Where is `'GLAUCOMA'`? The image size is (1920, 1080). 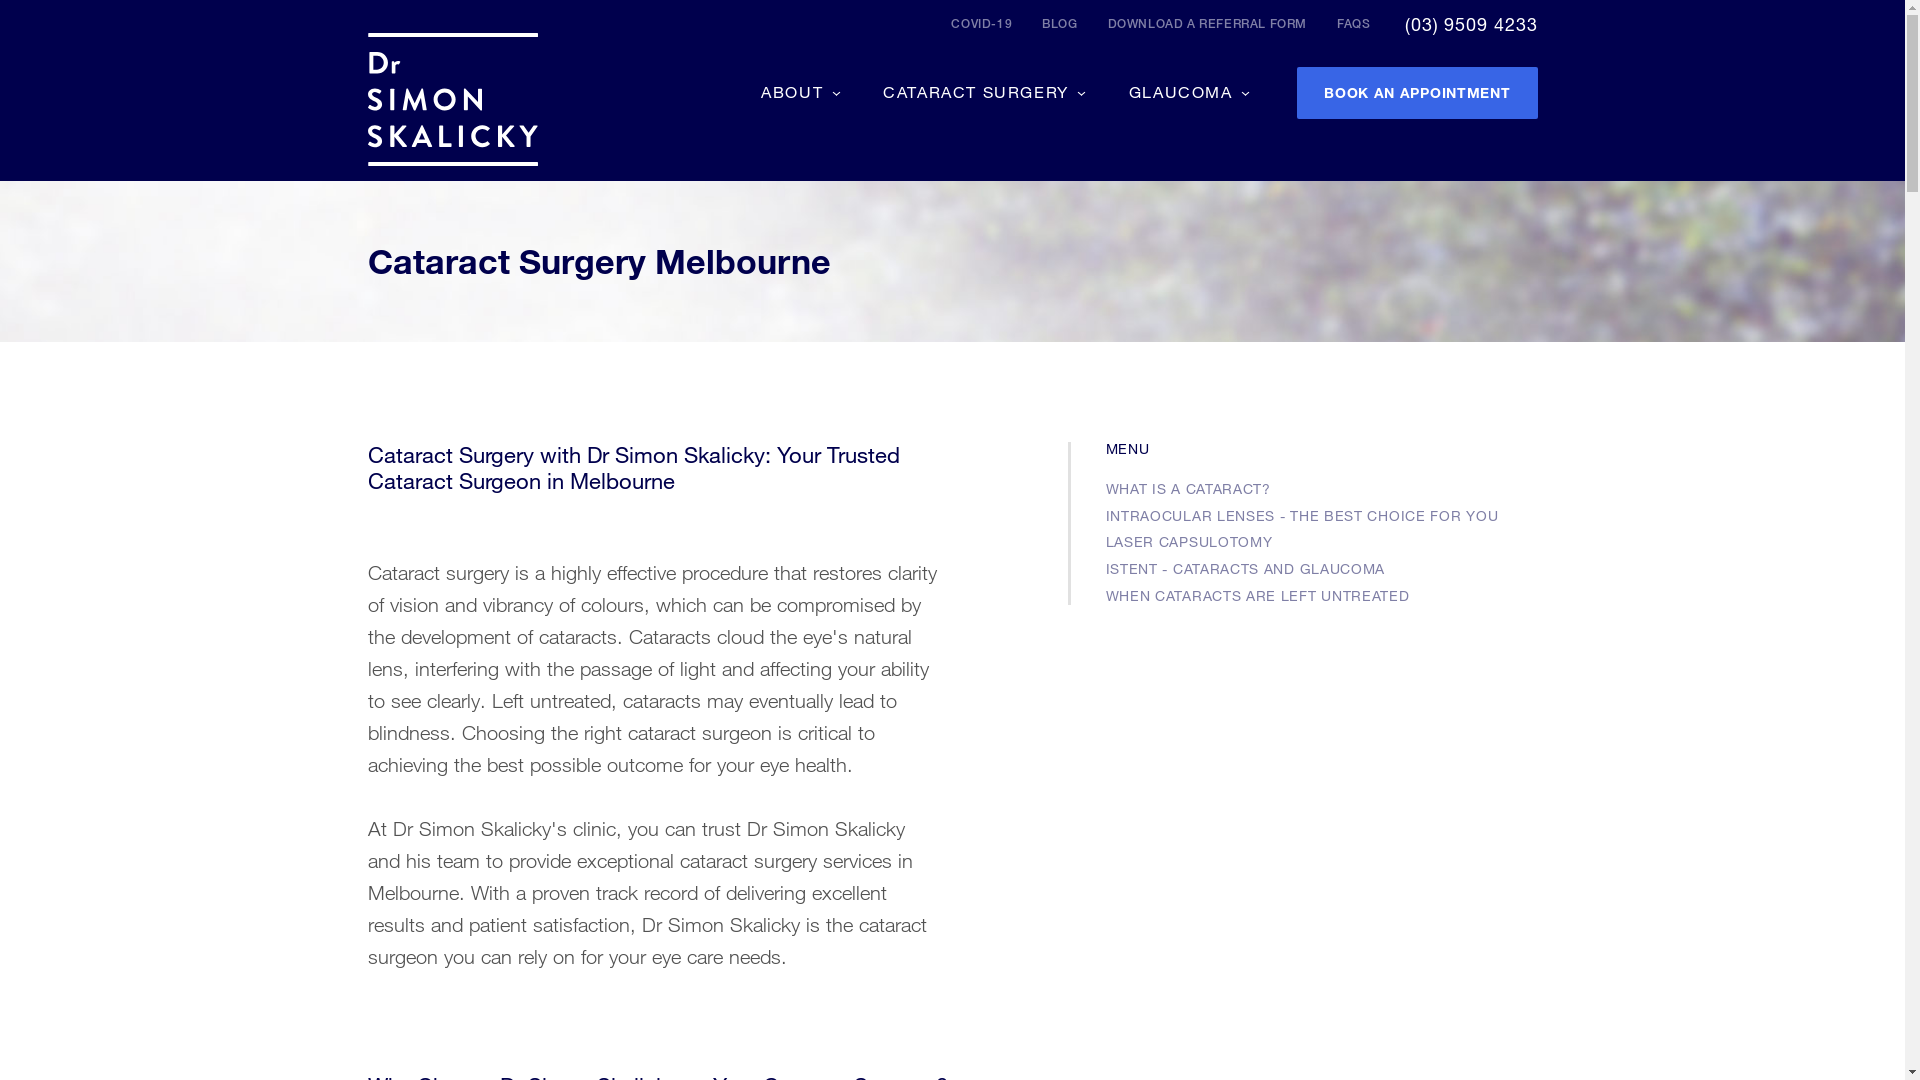
'GLAUCOMA' is located at coordinates (1188, 91).